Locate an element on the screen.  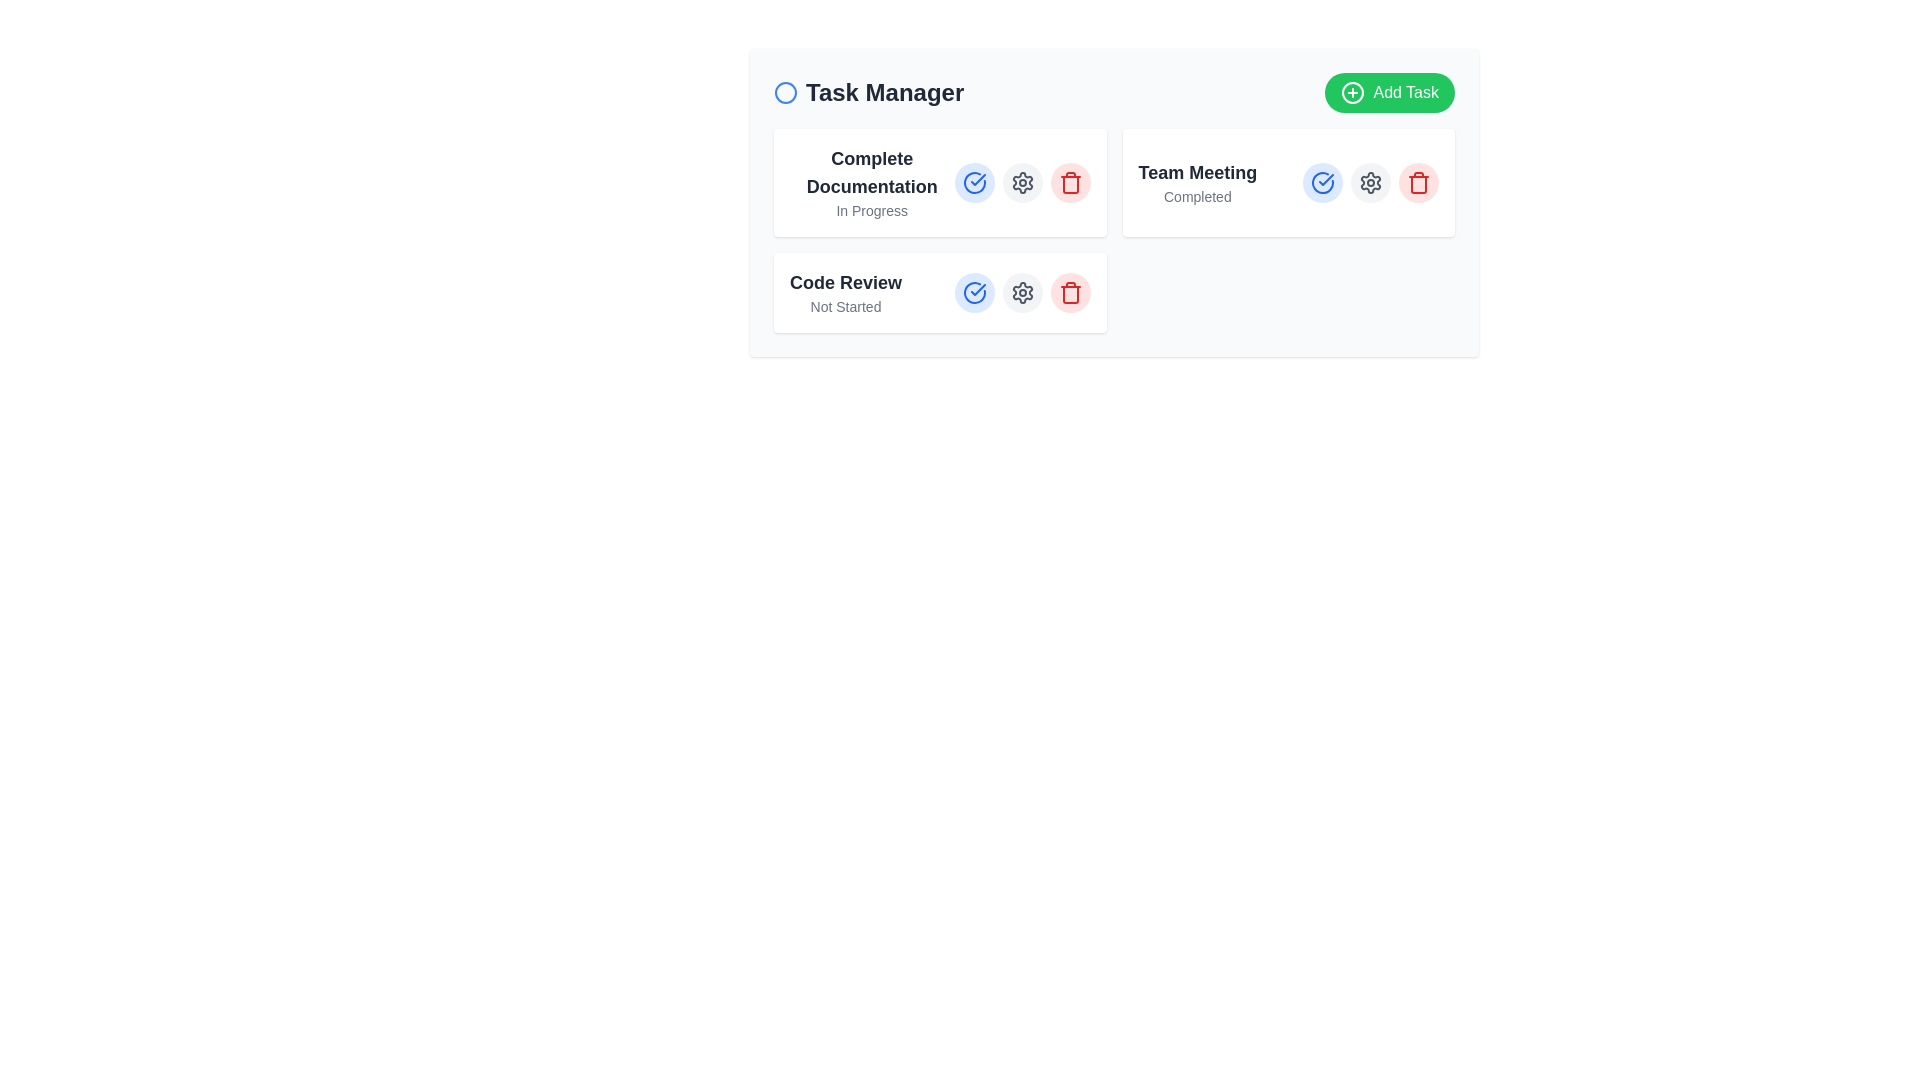
the small gray text label displaying 'Completed' that is positioned under the 'Team Meeting' title is located at coordinates (1197, 196).